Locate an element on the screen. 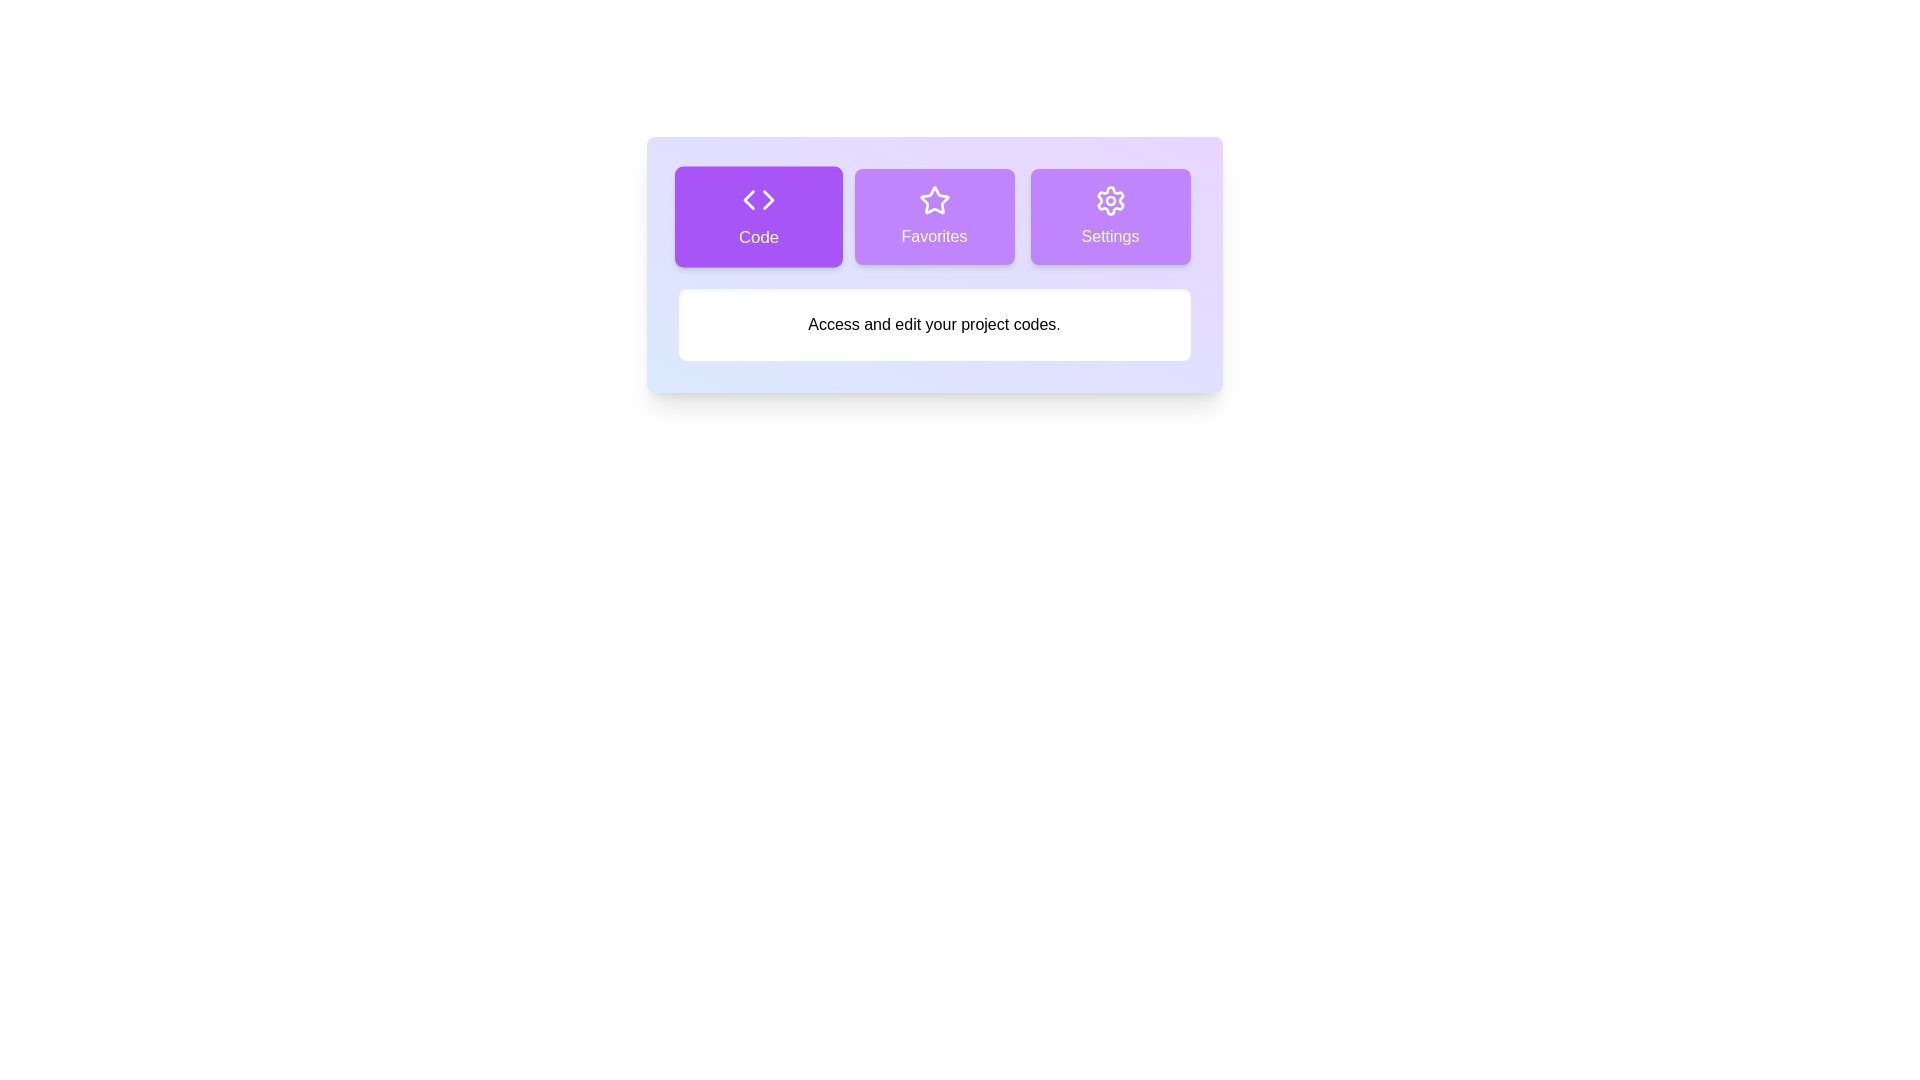 The image size is (1920, 1080). the first button in the top left of the grid layout for keyboard interaction is located at coordinates (757, 216).